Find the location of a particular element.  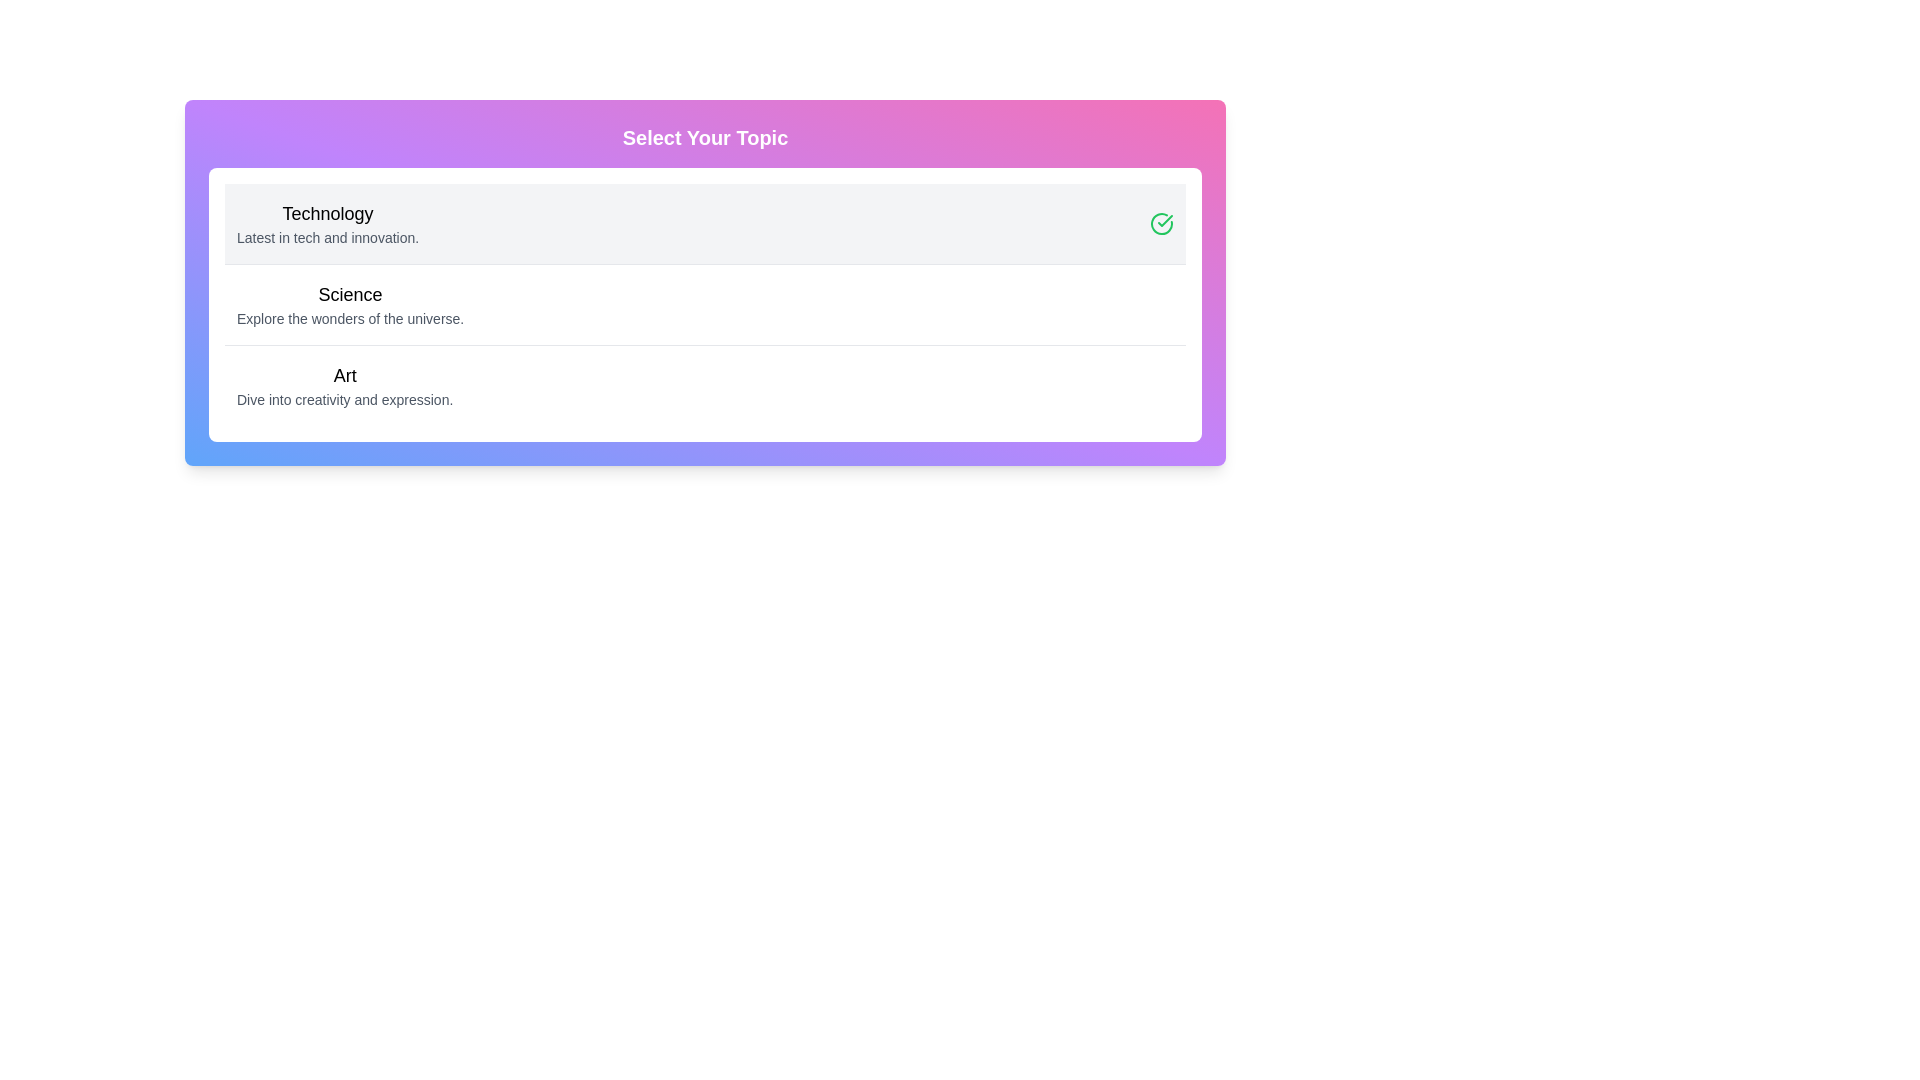

the 'Technology' heading text element, which is styled in bold black font and larger size, located at the top of a card-like area with a light gray background is located at coordinates (328, 213).